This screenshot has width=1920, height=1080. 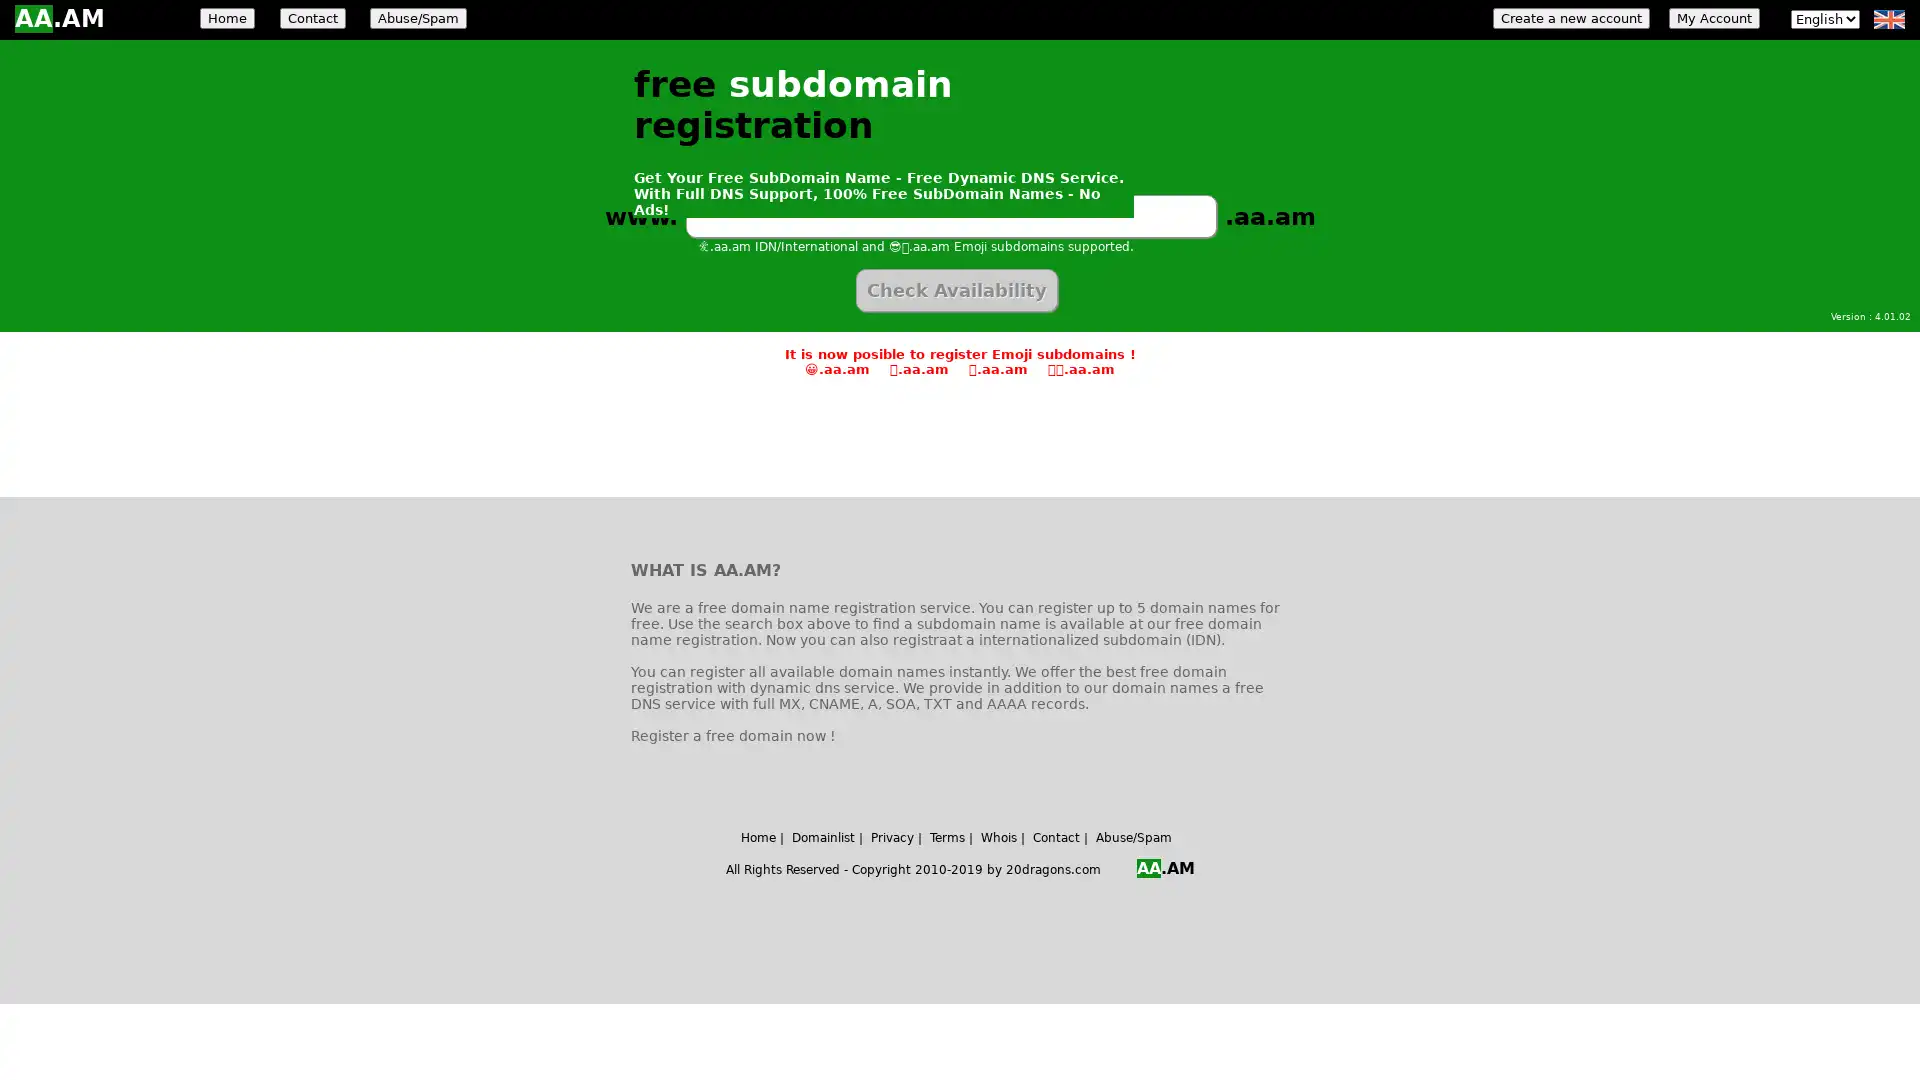 I want to click on Check Availability, so click(x=955, y=290).